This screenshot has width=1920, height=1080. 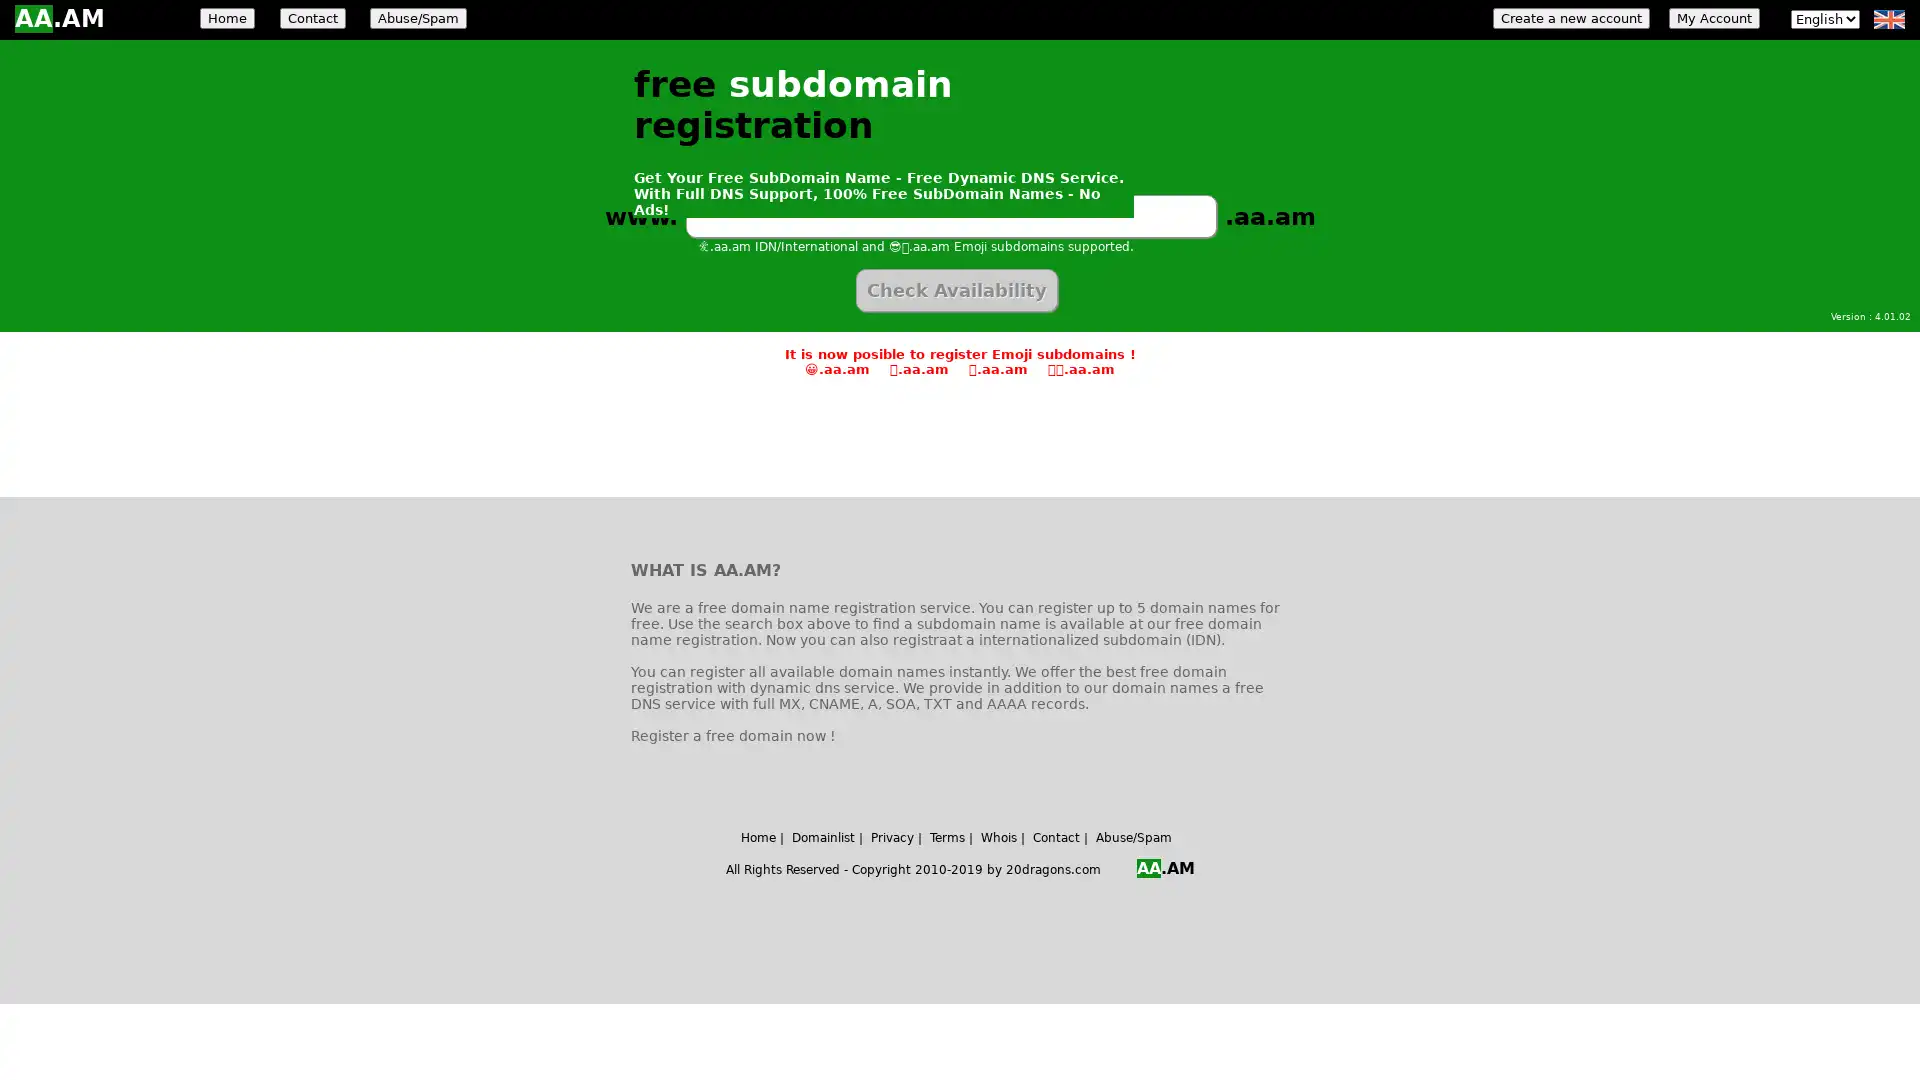 I want to click on Check Availability, so click(x=955, y=290).